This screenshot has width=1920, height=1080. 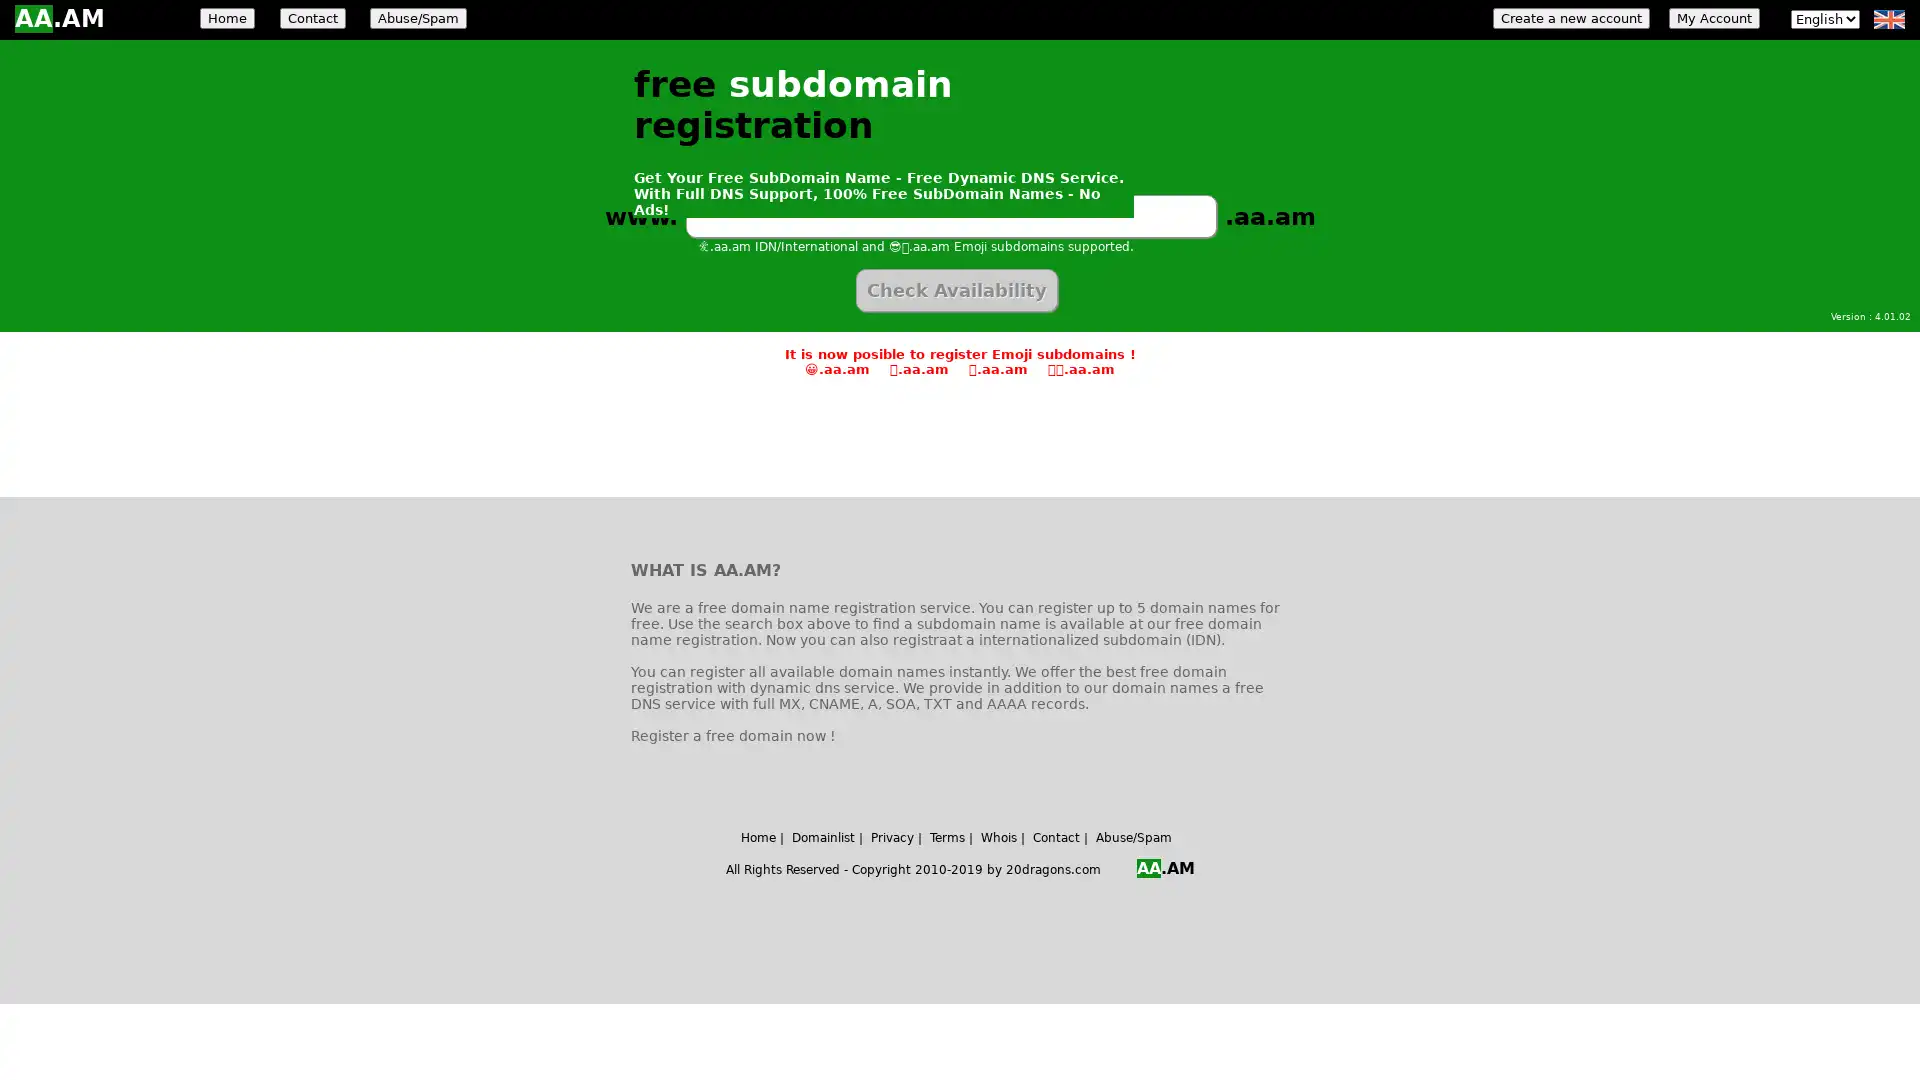 I want to click on Check Availability, so click(x=955, y=290).